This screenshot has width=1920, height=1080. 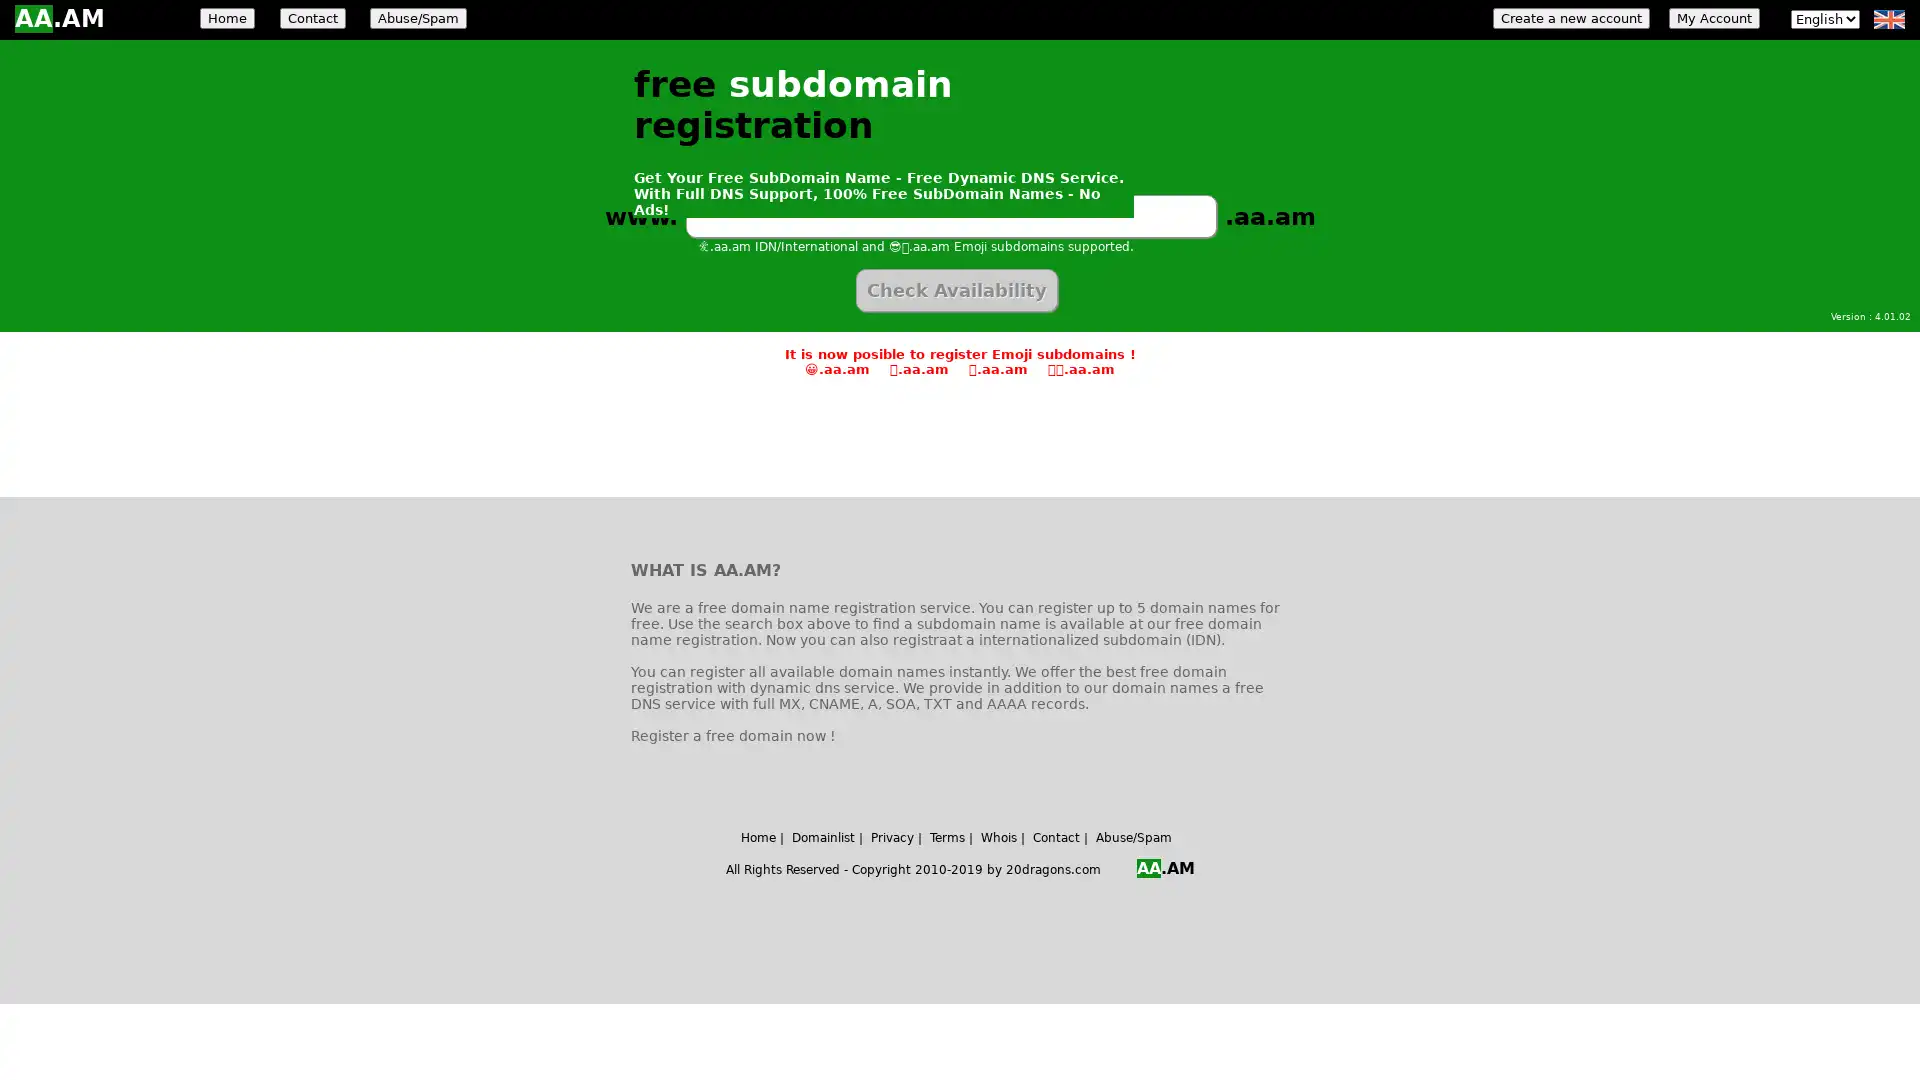 I want to click on Check Availability, so click(x=955, y=290).